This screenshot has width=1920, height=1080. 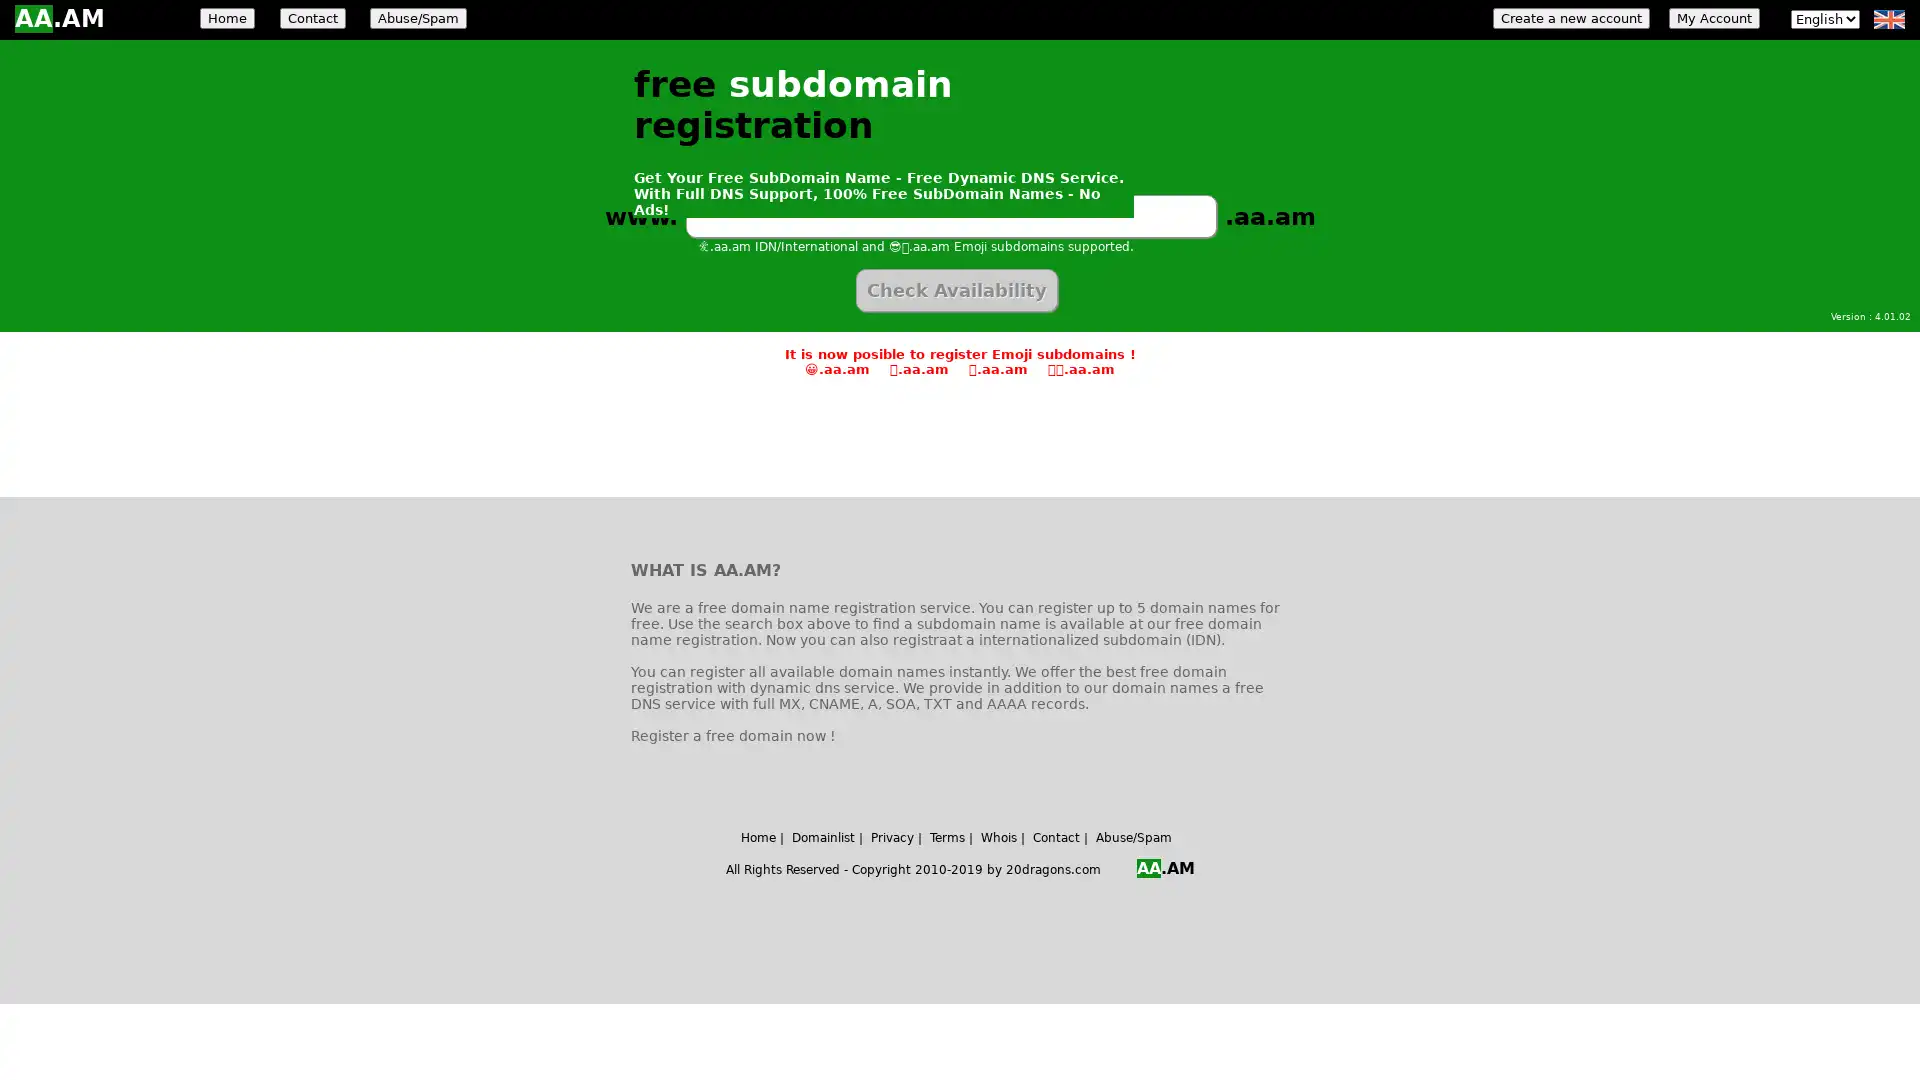 I want to click on Check Availability, so click(x=955, y=290).